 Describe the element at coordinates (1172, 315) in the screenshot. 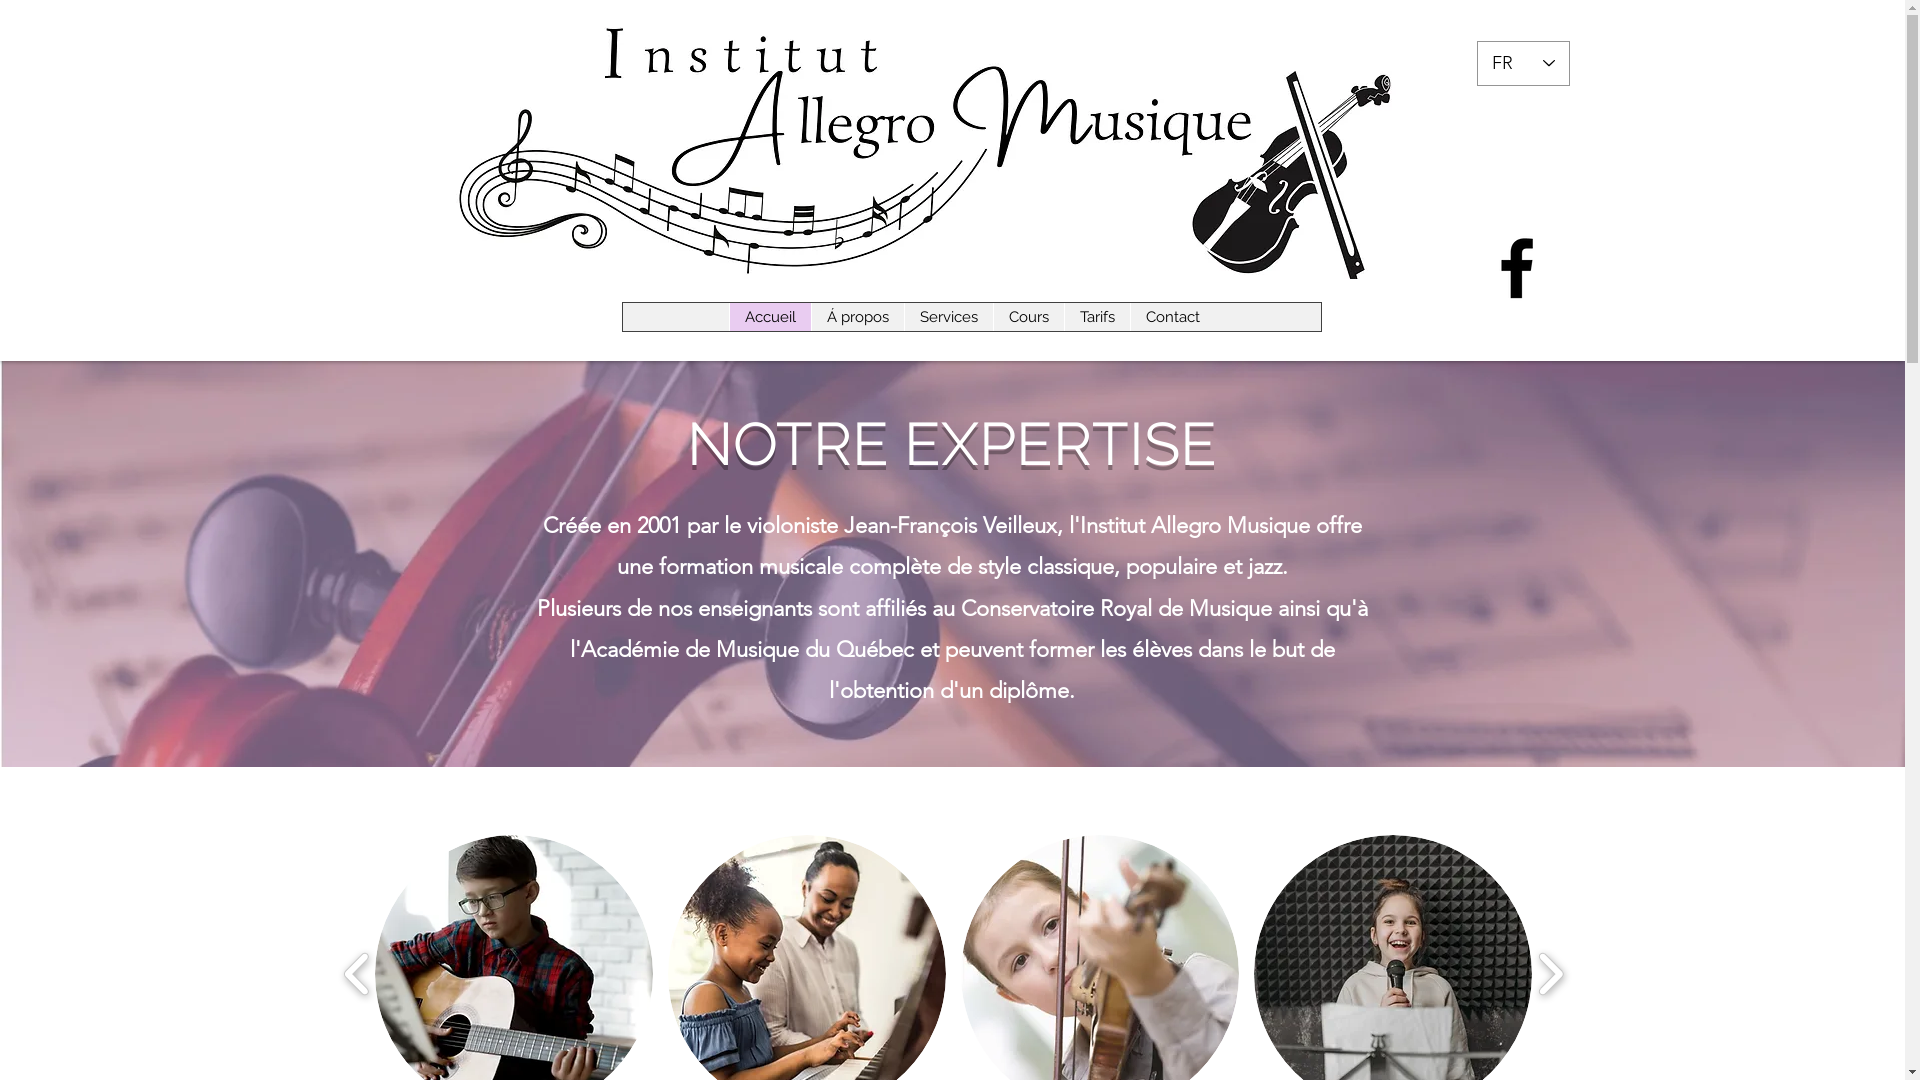

I see `'Contact'` at that location.